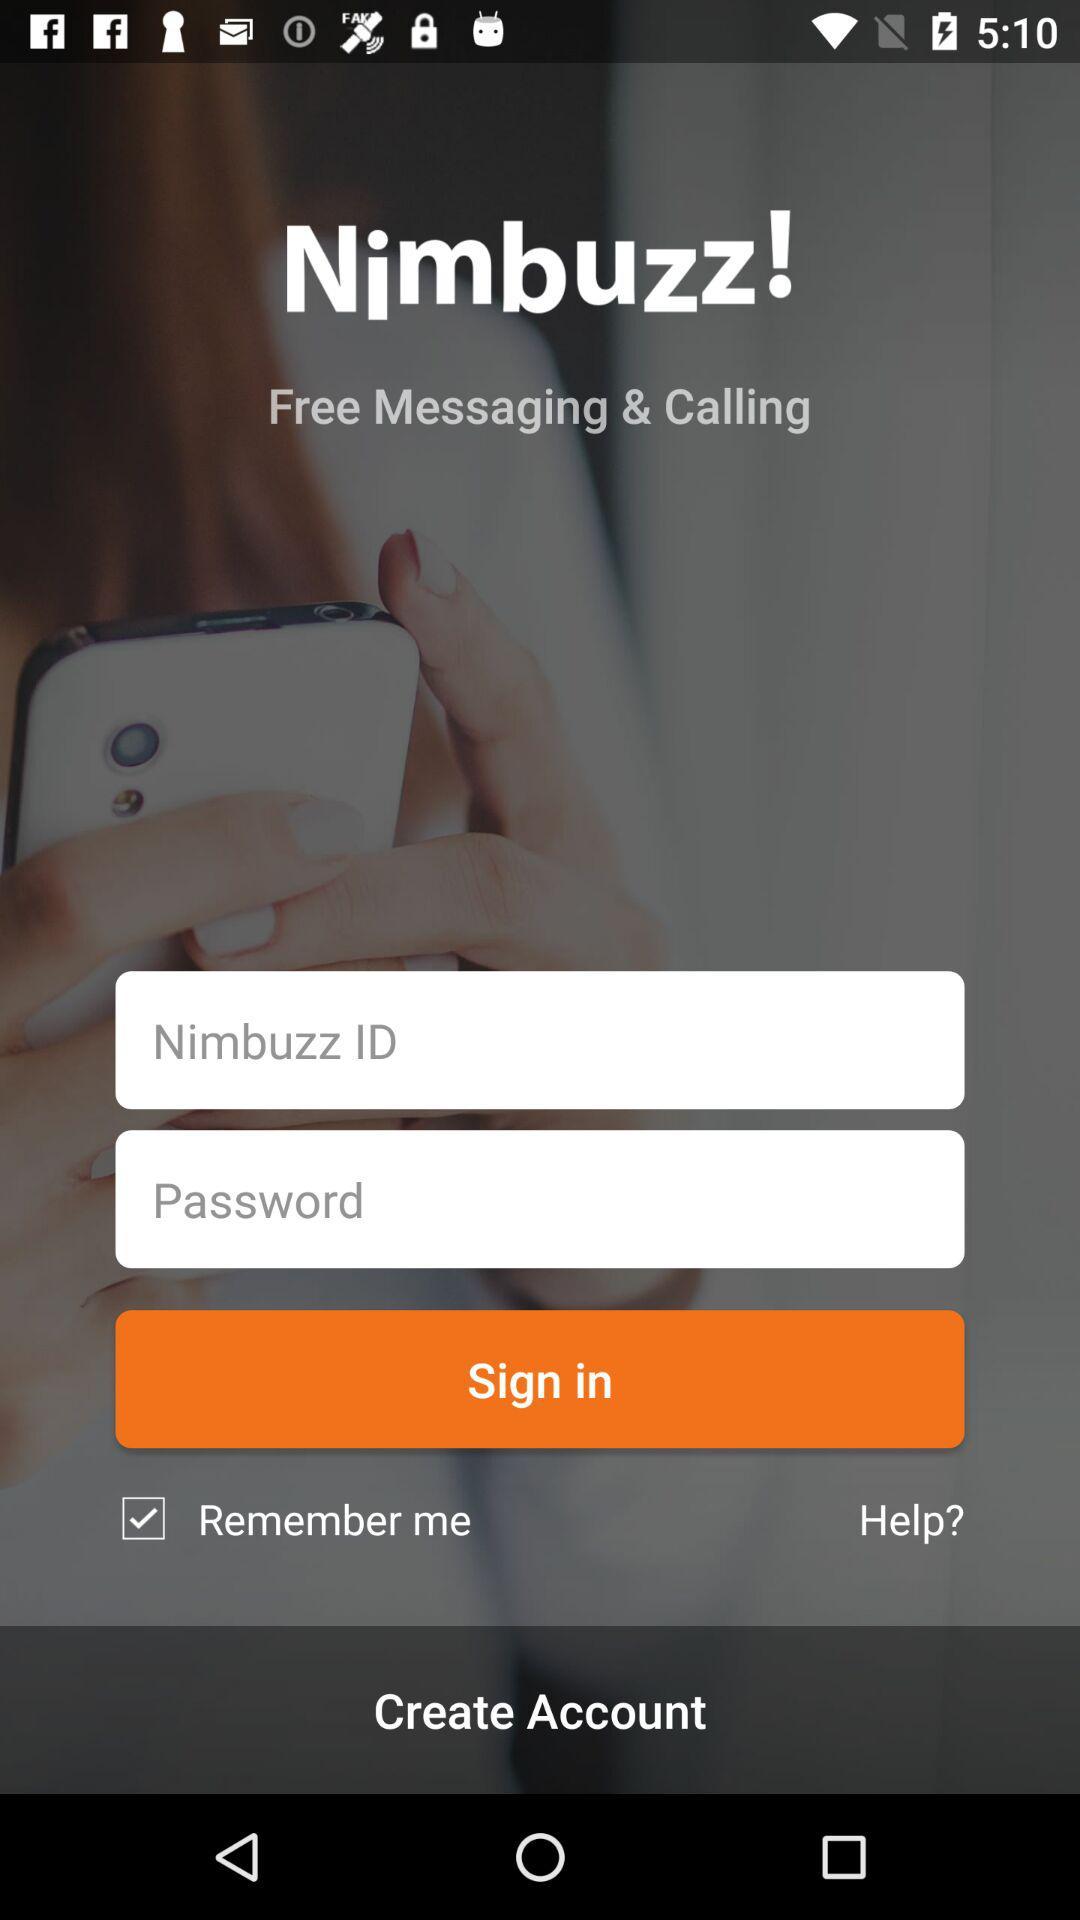 The image size is (1080, 1920). I want to click on id, so click(540, 1040).